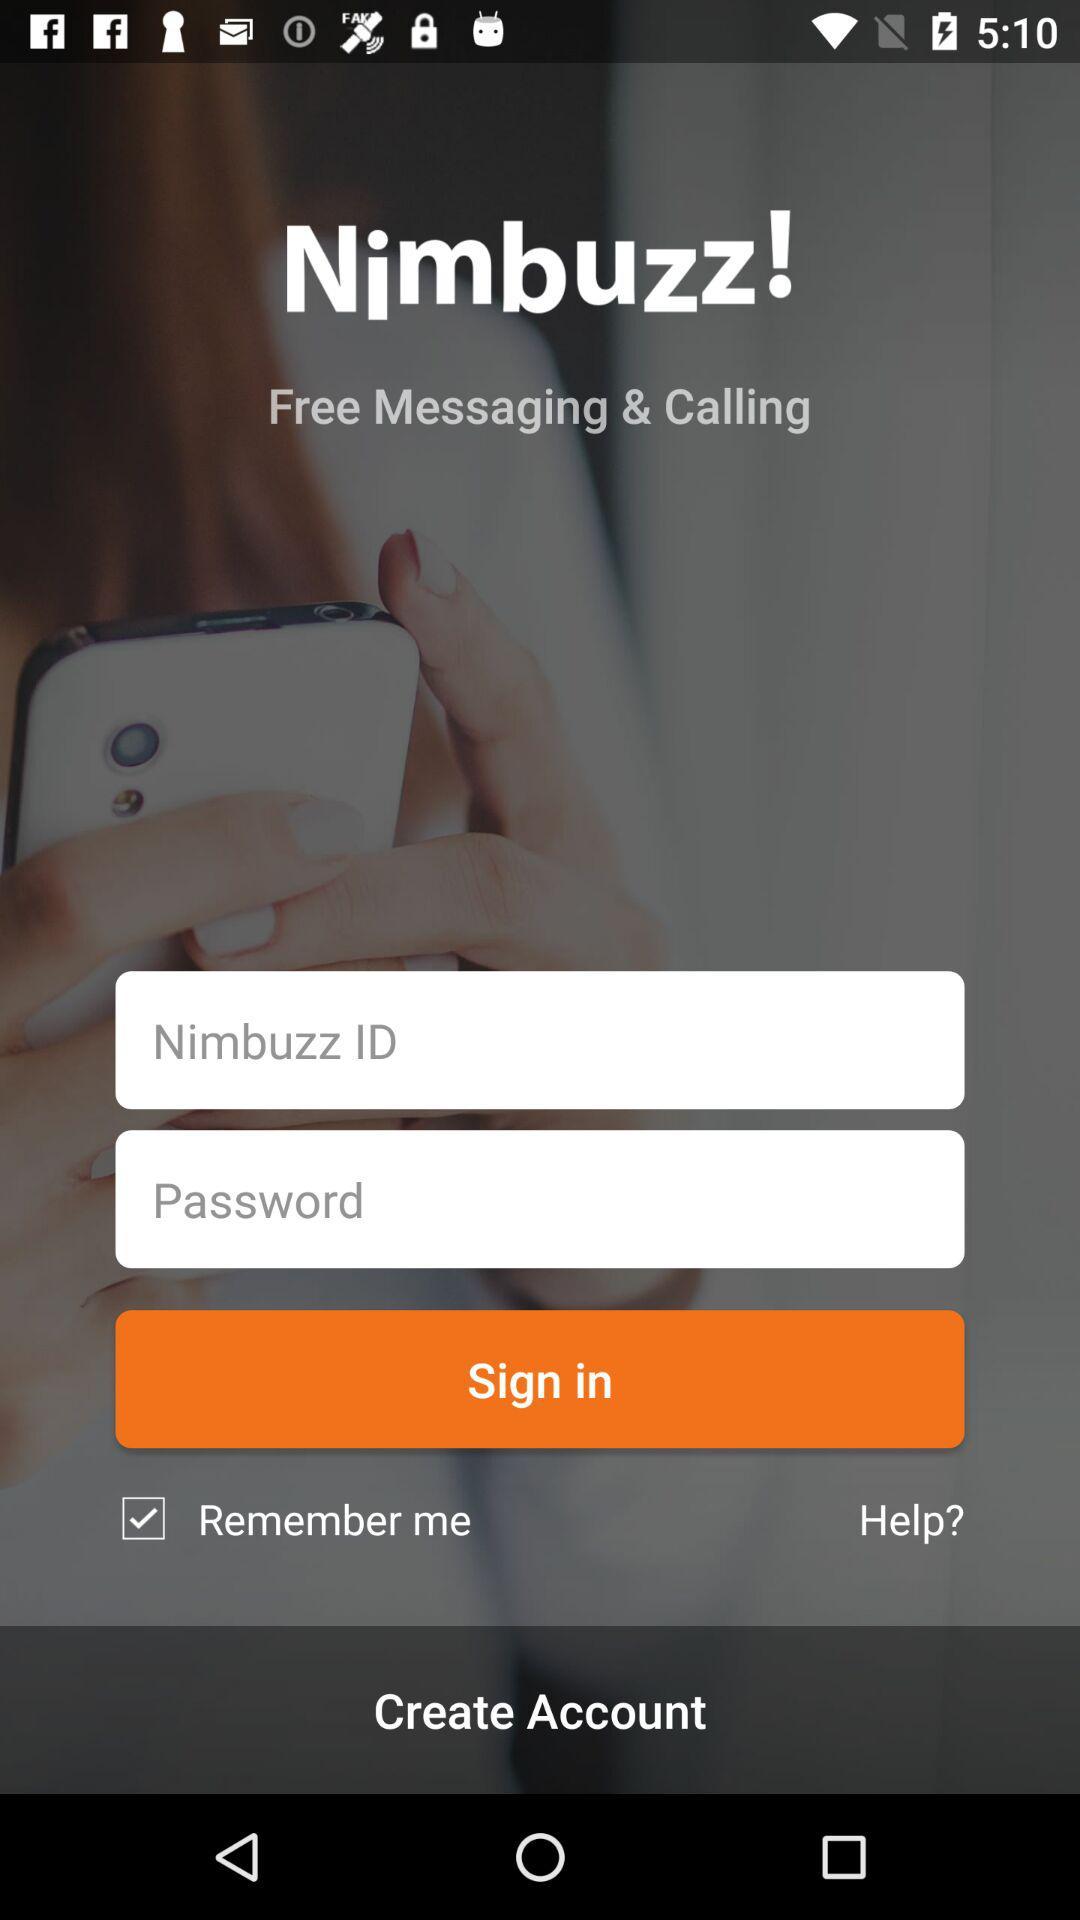 The image size is (1080, 1920). I want to click on id, so click(540, 1040).